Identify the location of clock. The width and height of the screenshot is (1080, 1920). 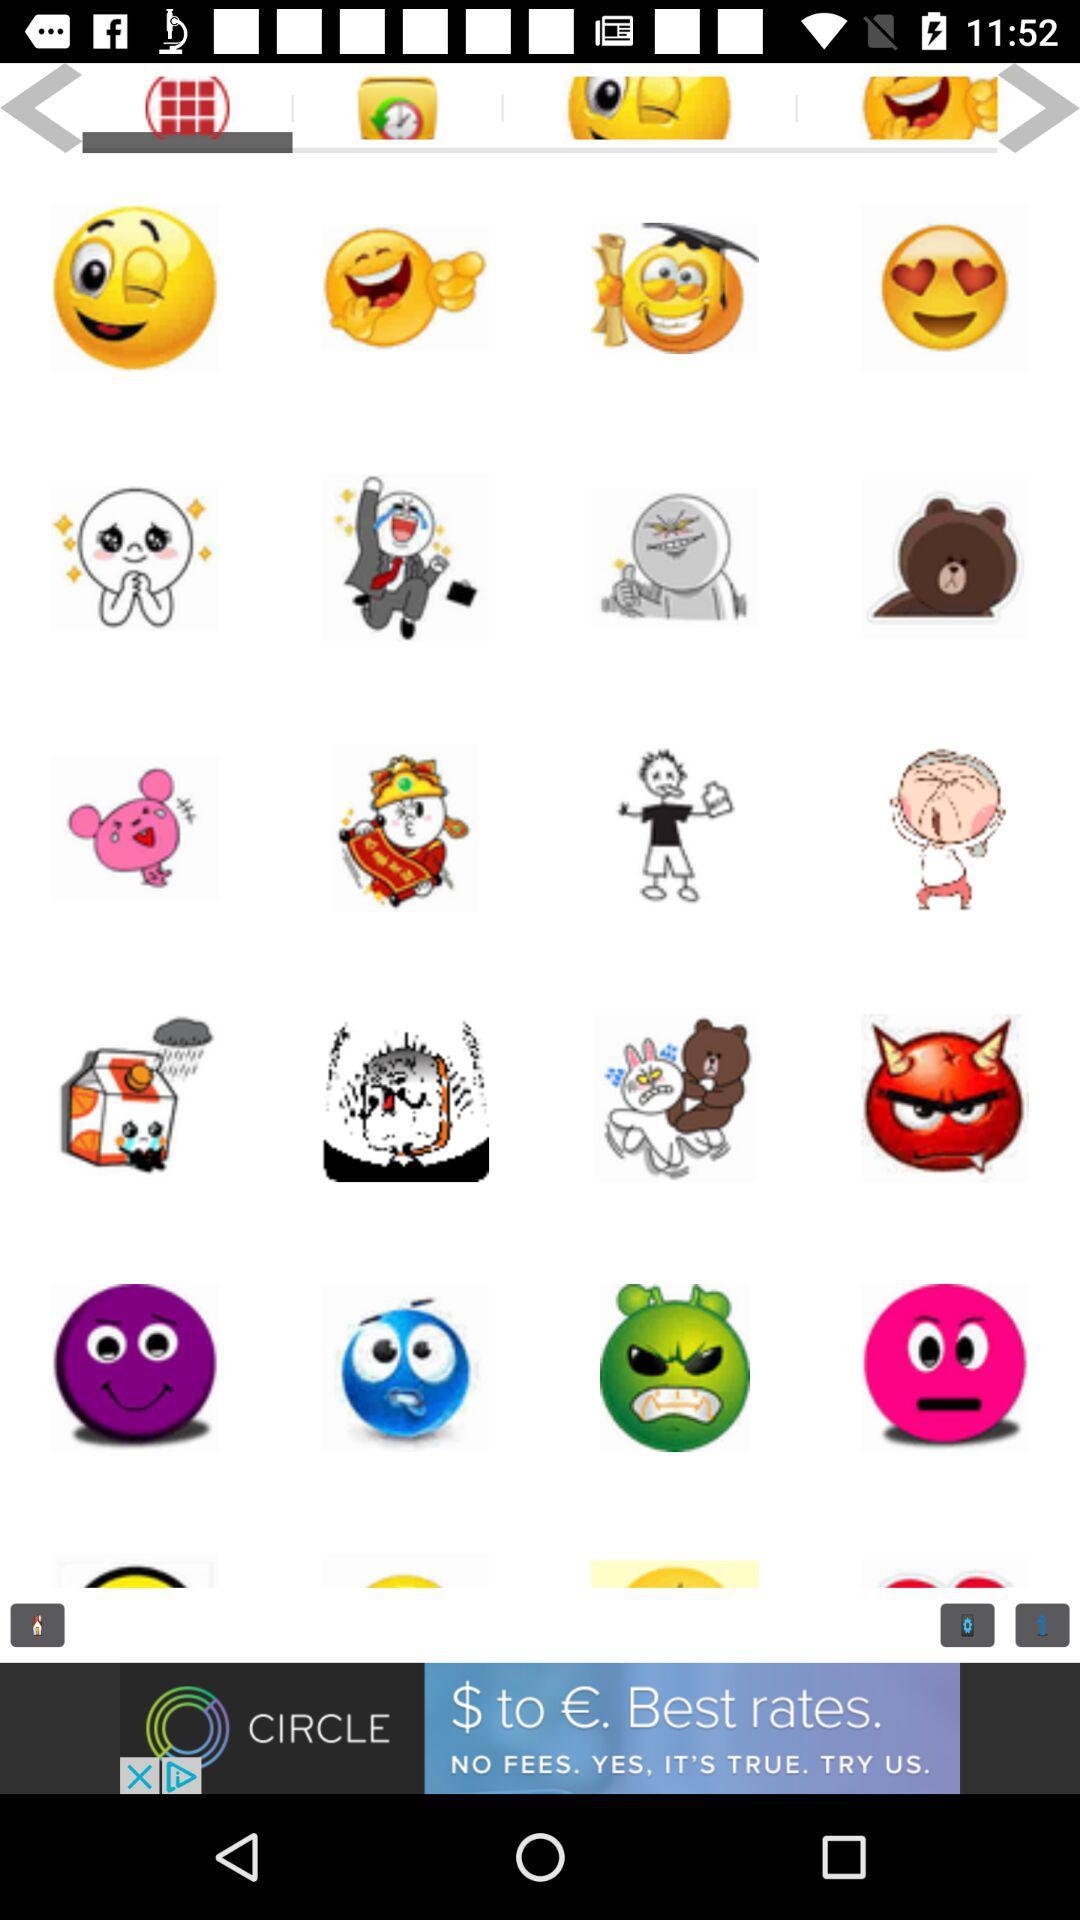
(37, 1625).